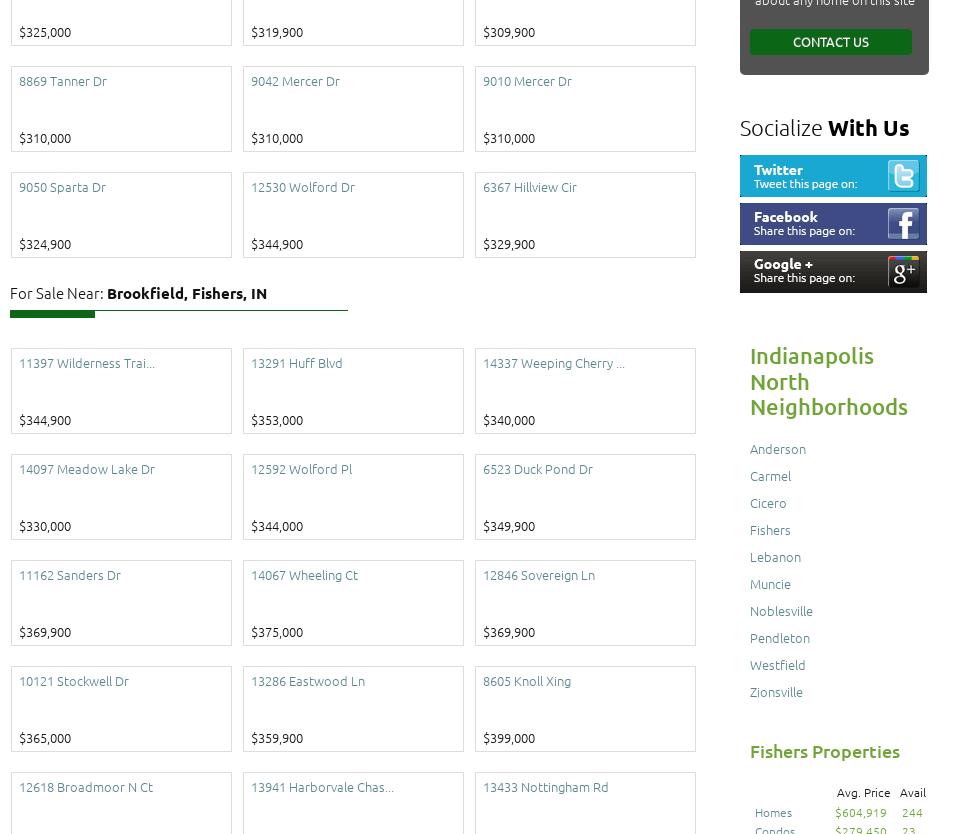  I want to click on '$604,919', so click(860, 810).